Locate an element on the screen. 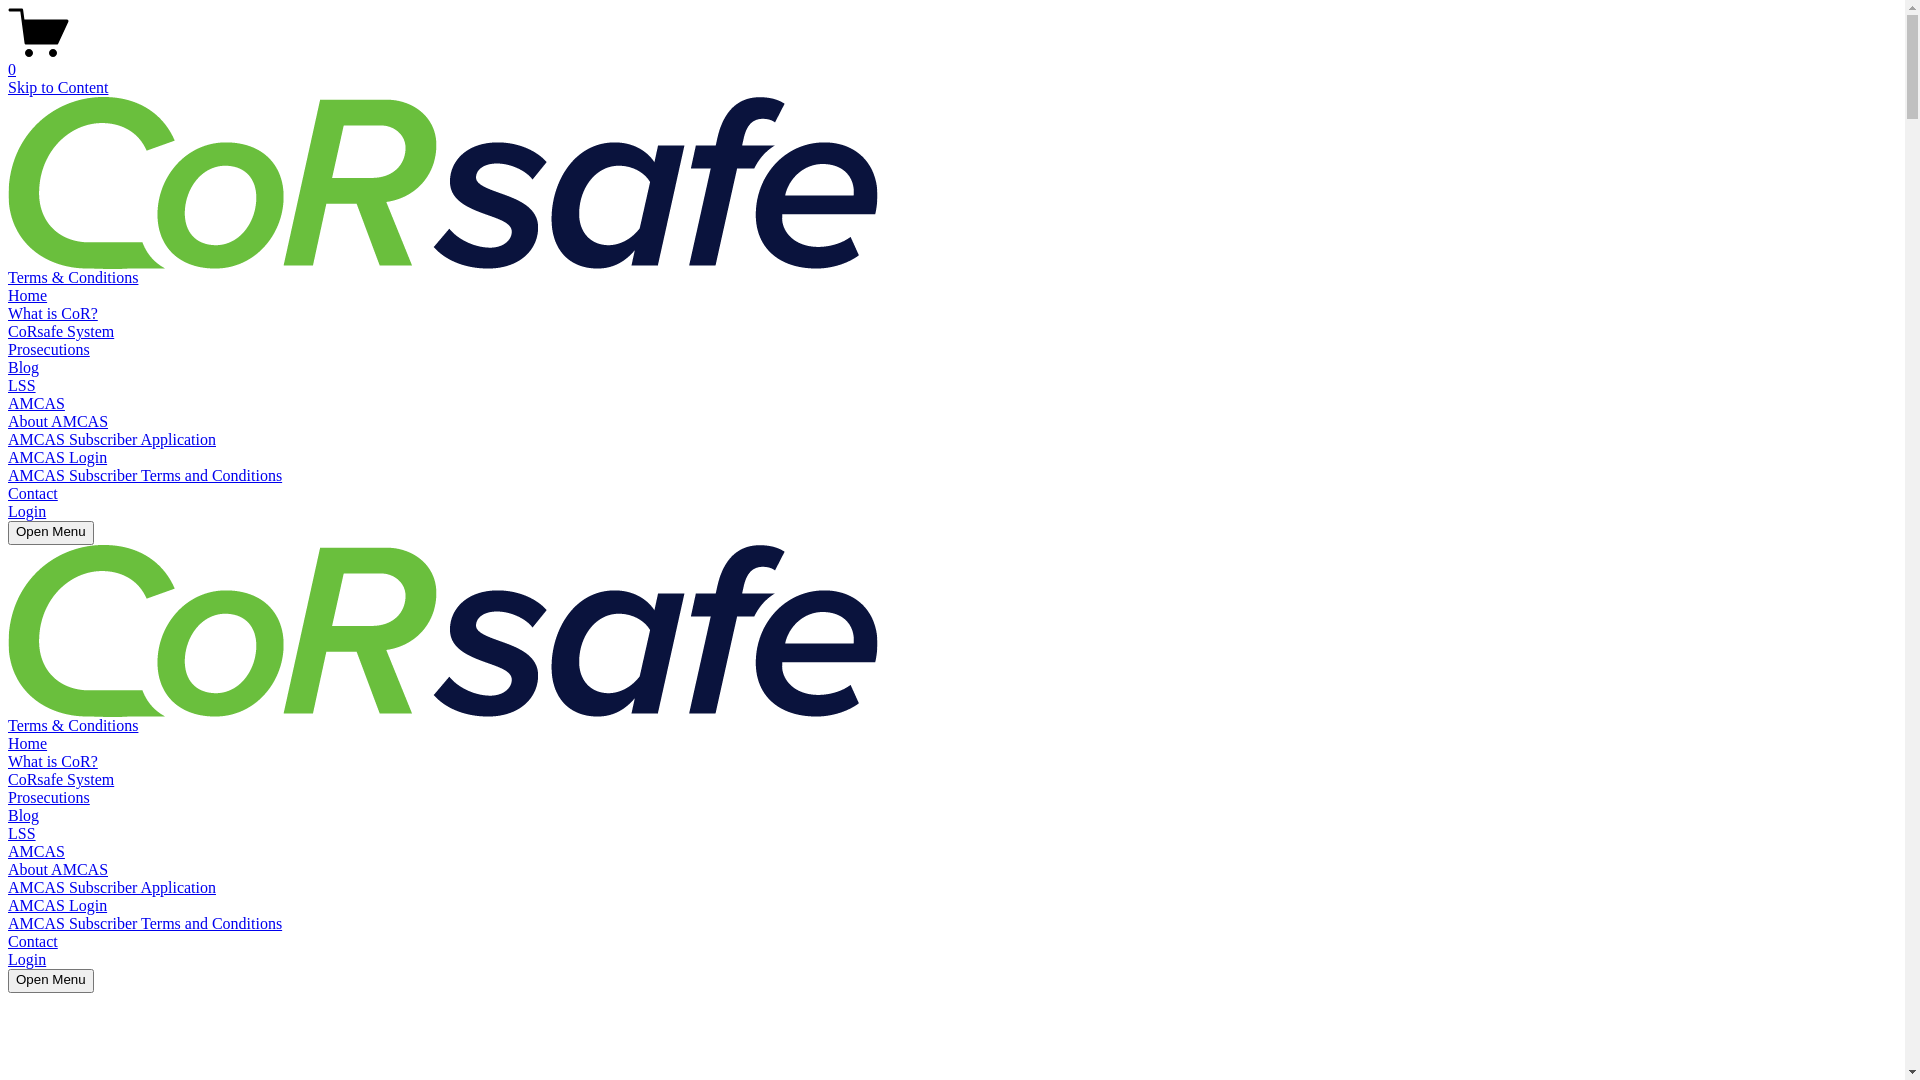  'Contact' is located at coordinates (33, 493).